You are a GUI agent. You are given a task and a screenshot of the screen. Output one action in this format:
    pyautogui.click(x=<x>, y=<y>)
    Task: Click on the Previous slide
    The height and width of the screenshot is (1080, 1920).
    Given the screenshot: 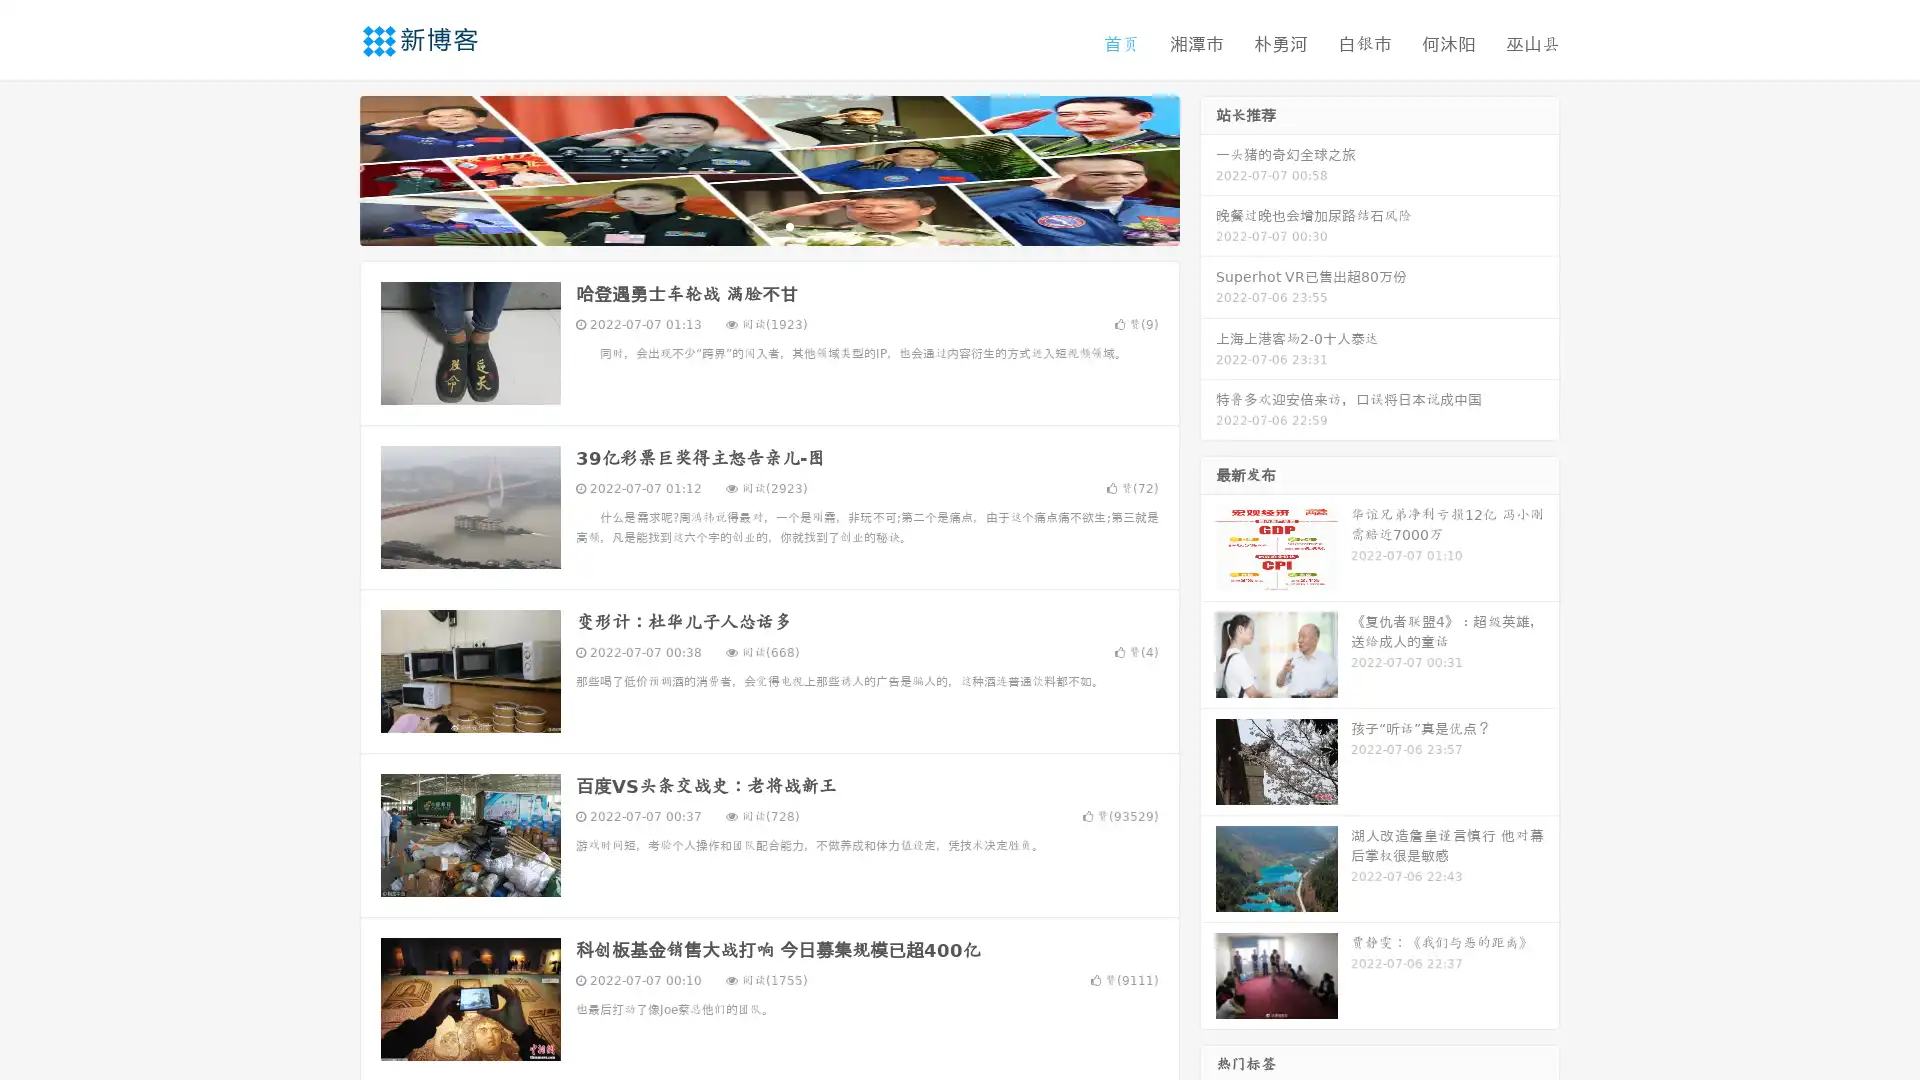 What is the action you would take?
    pyautogui.click(x=330, y=168)
    